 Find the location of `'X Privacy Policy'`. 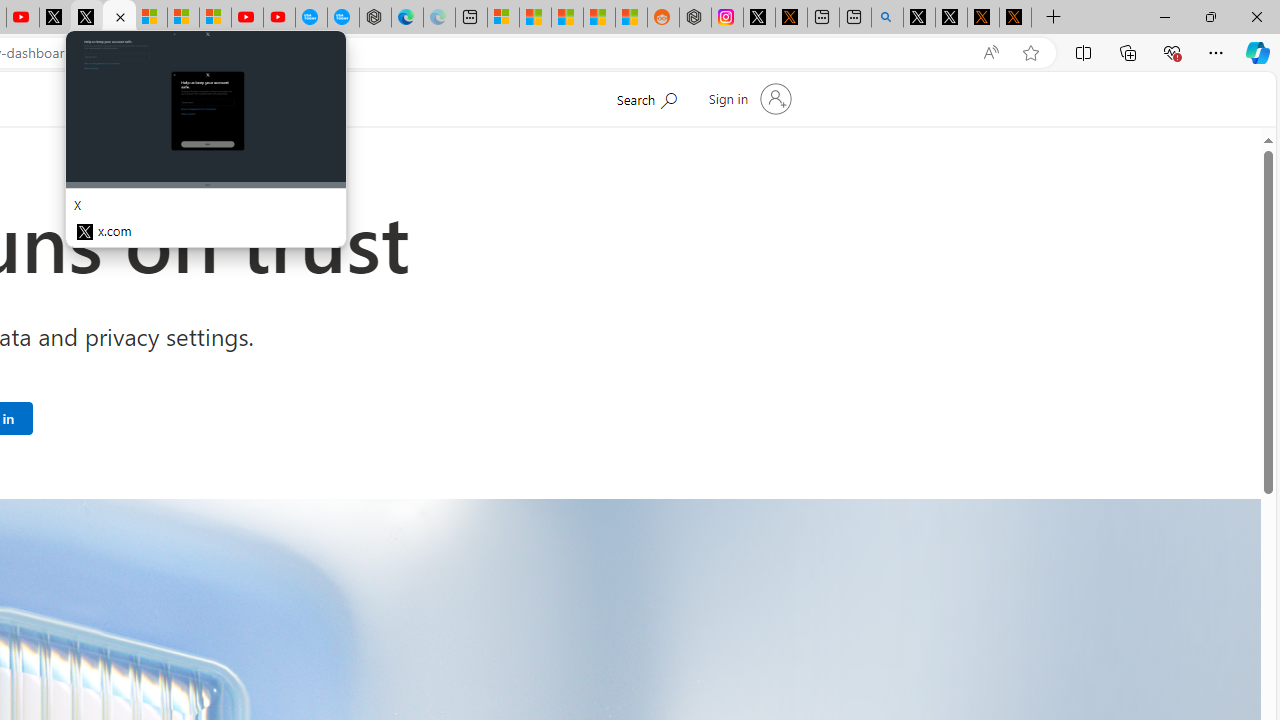

'X Privacy Policy' is located at coordinates (1015, 17).